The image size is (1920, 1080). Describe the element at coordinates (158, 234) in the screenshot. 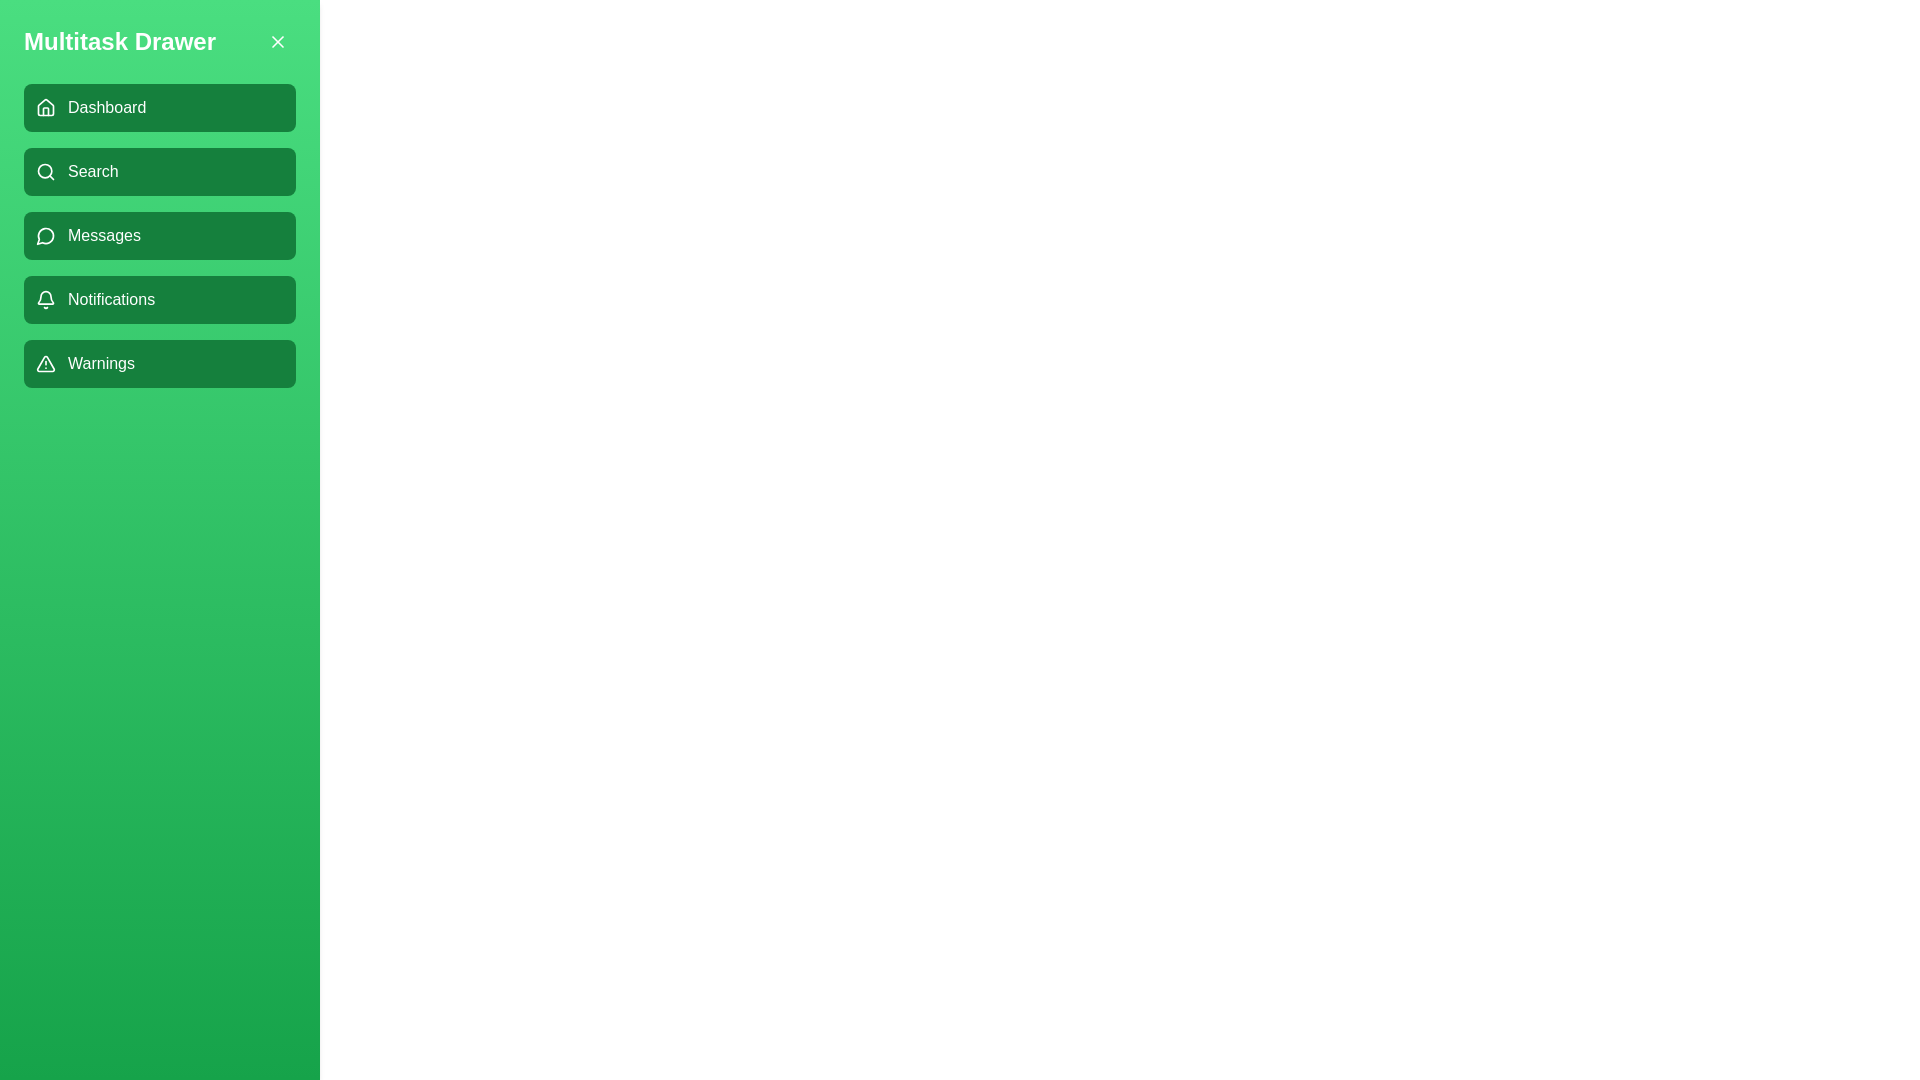

I see `the 'Messages' menu item to navigate to the Messages section` at that location.